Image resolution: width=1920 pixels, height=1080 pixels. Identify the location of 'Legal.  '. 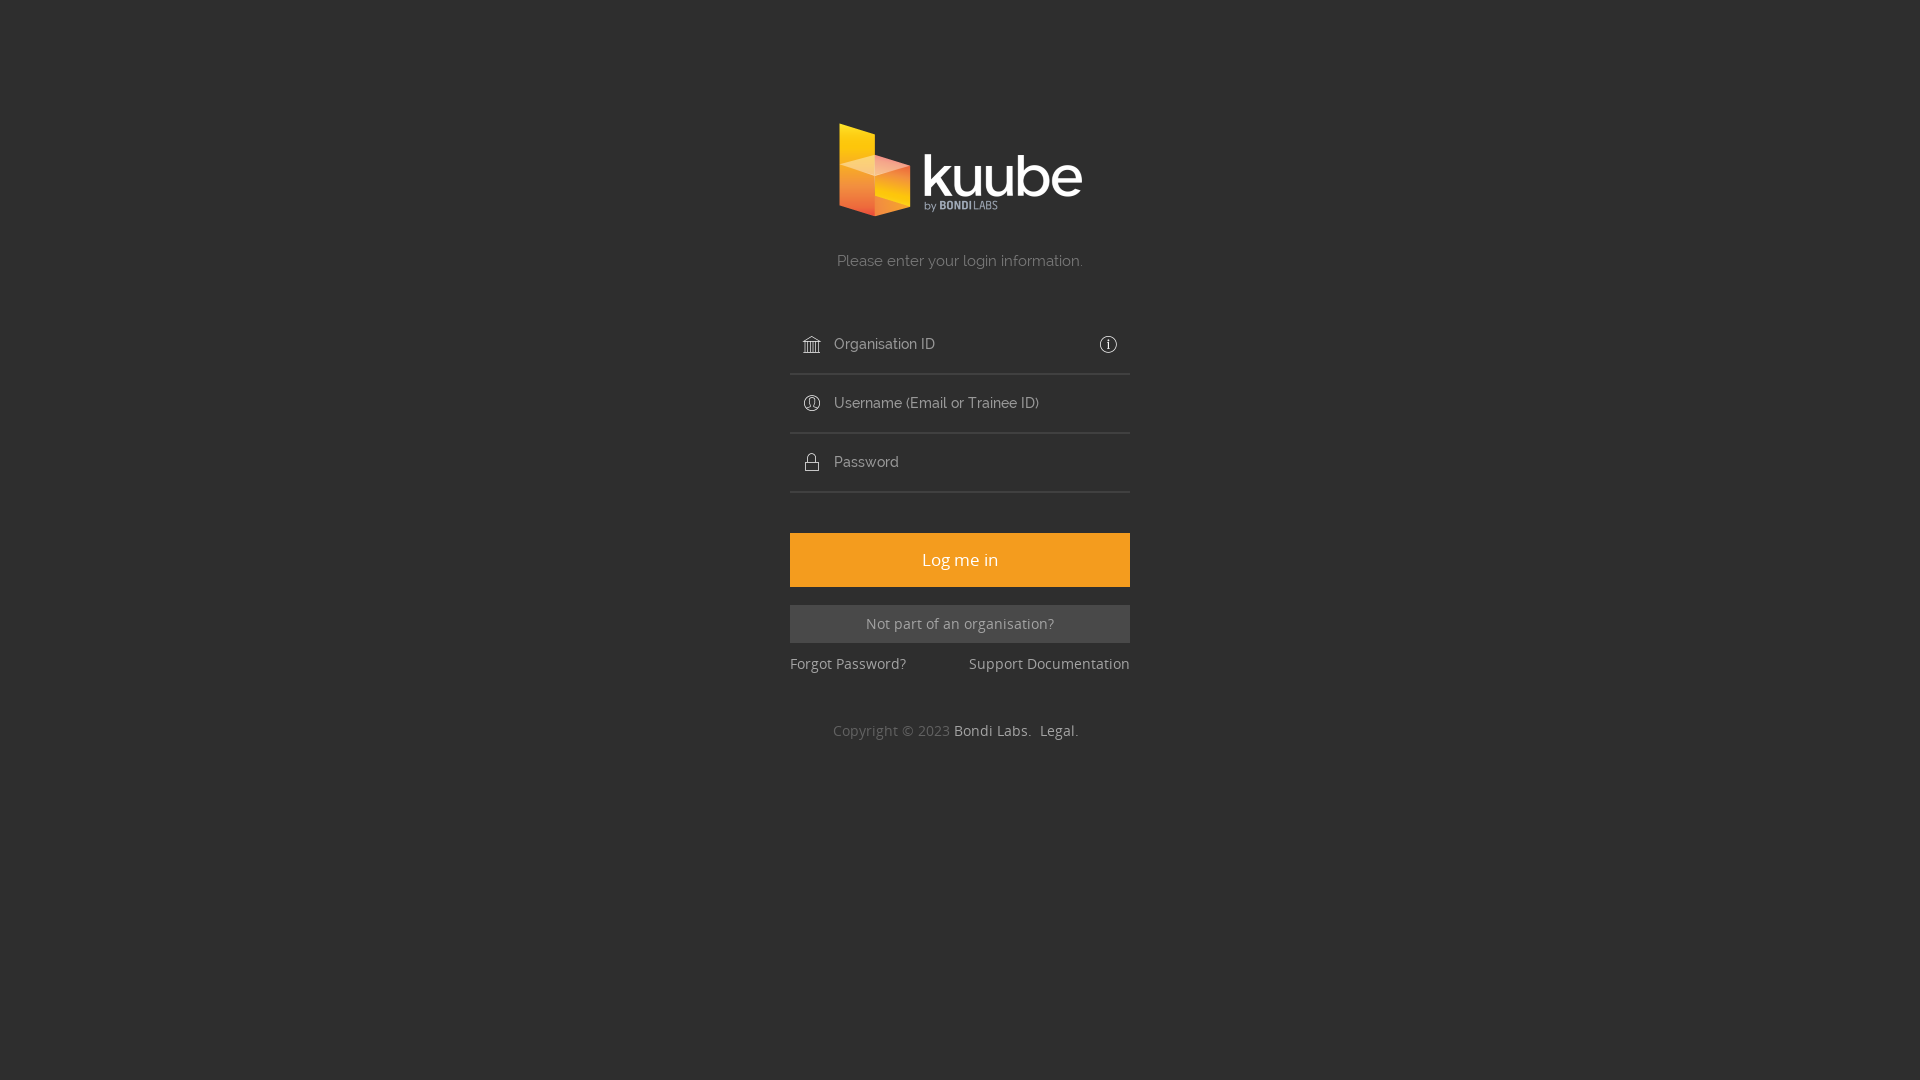
(1062, 730).